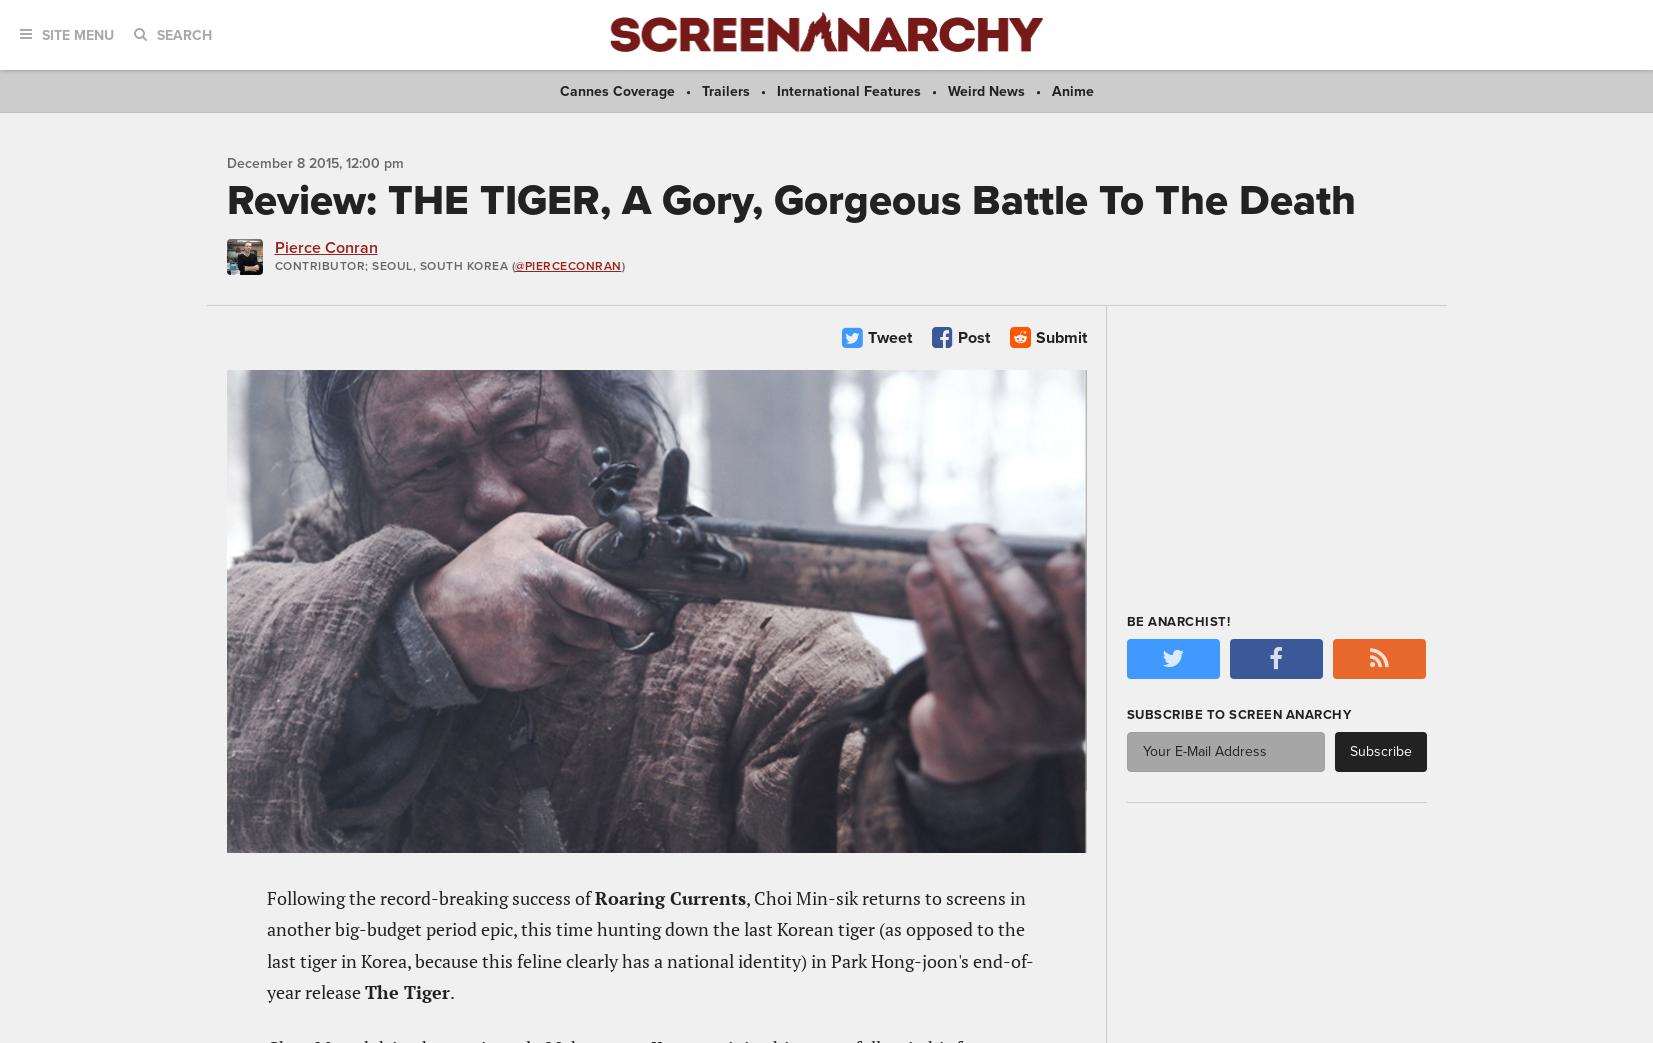 The image size is (1653, 1043). Describe the element at coordinates (1034, 335) in the screenshot. I see `'Submit'` at that location.